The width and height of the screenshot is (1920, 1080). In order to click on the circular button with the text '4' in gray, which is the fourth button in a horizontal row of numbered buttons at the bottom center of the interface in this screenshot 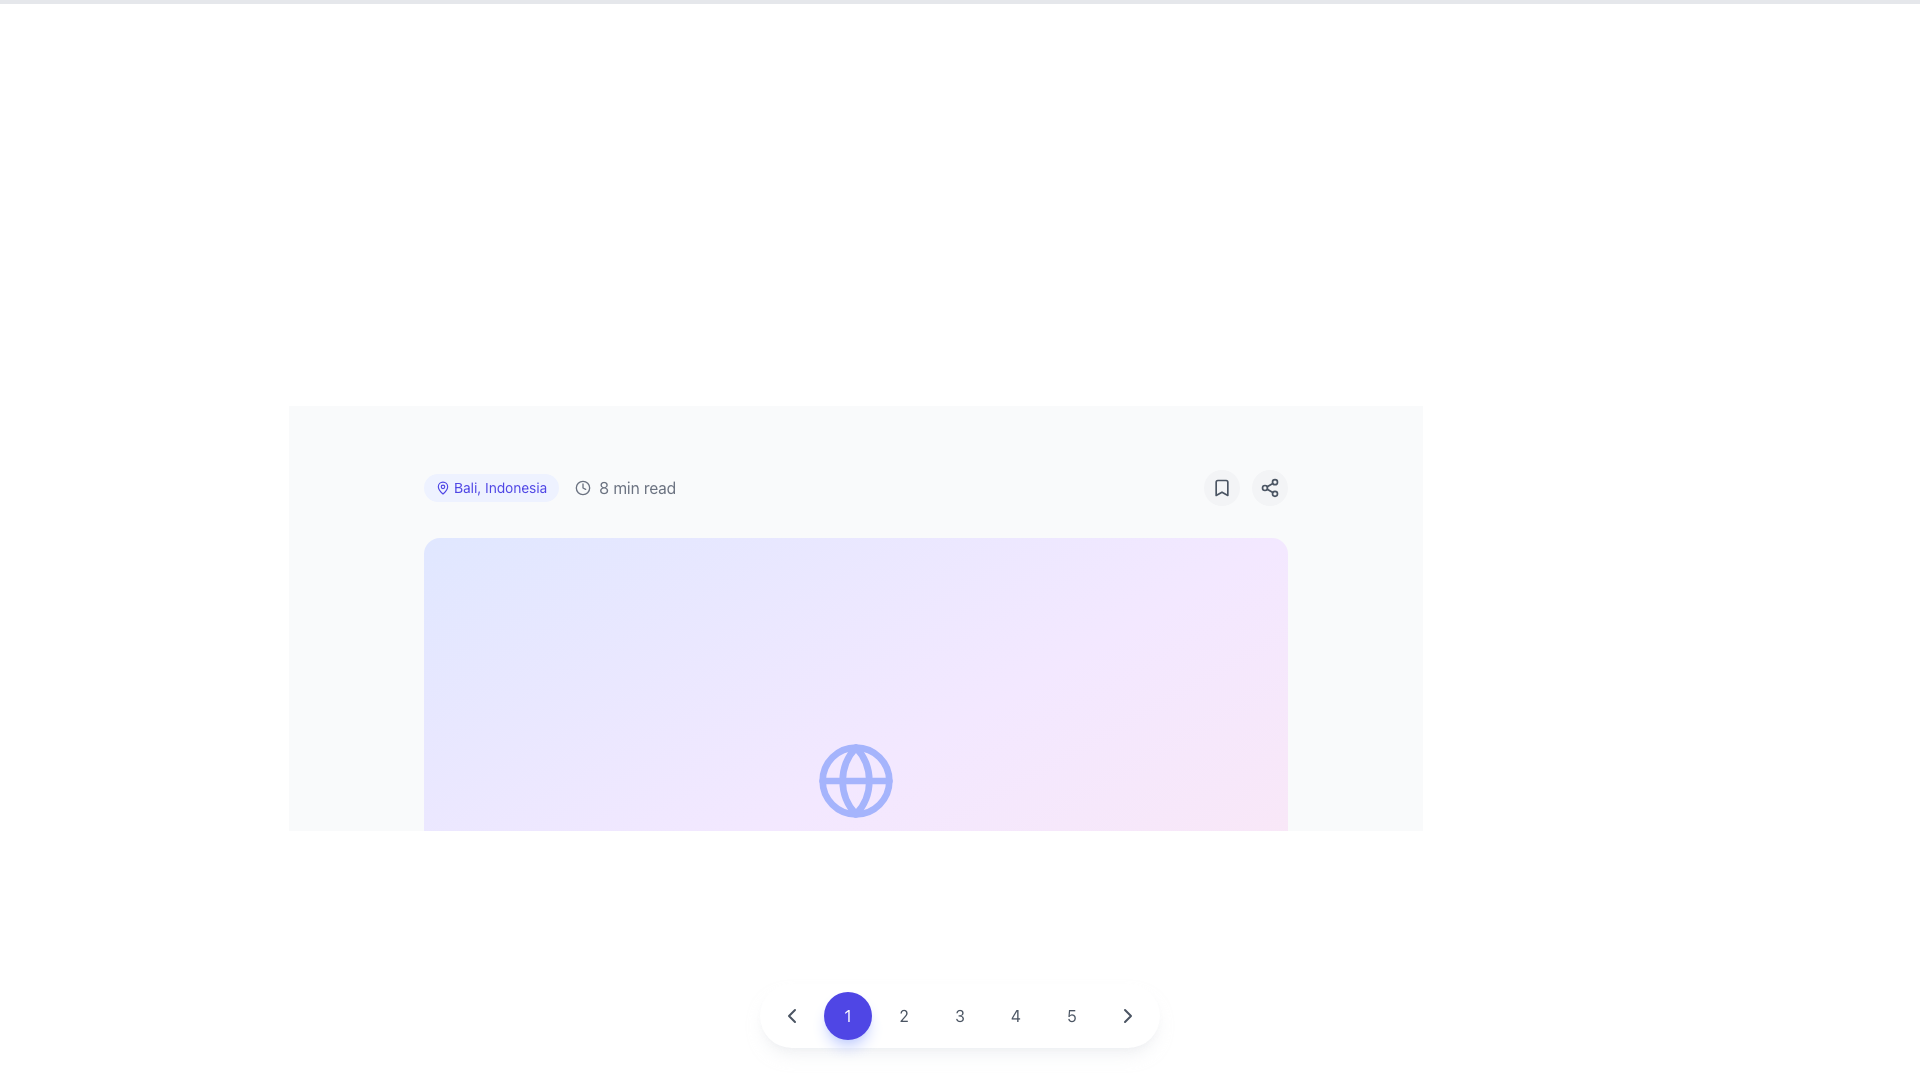, I will do `click(1016, 1015)`.